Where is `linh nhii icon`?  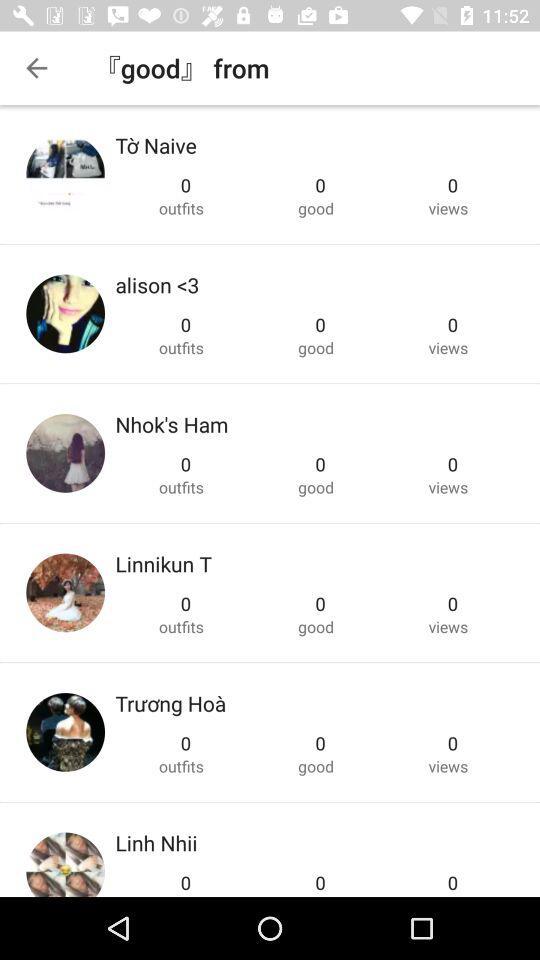 linh nhii icon is located at coordinates (155, 841).